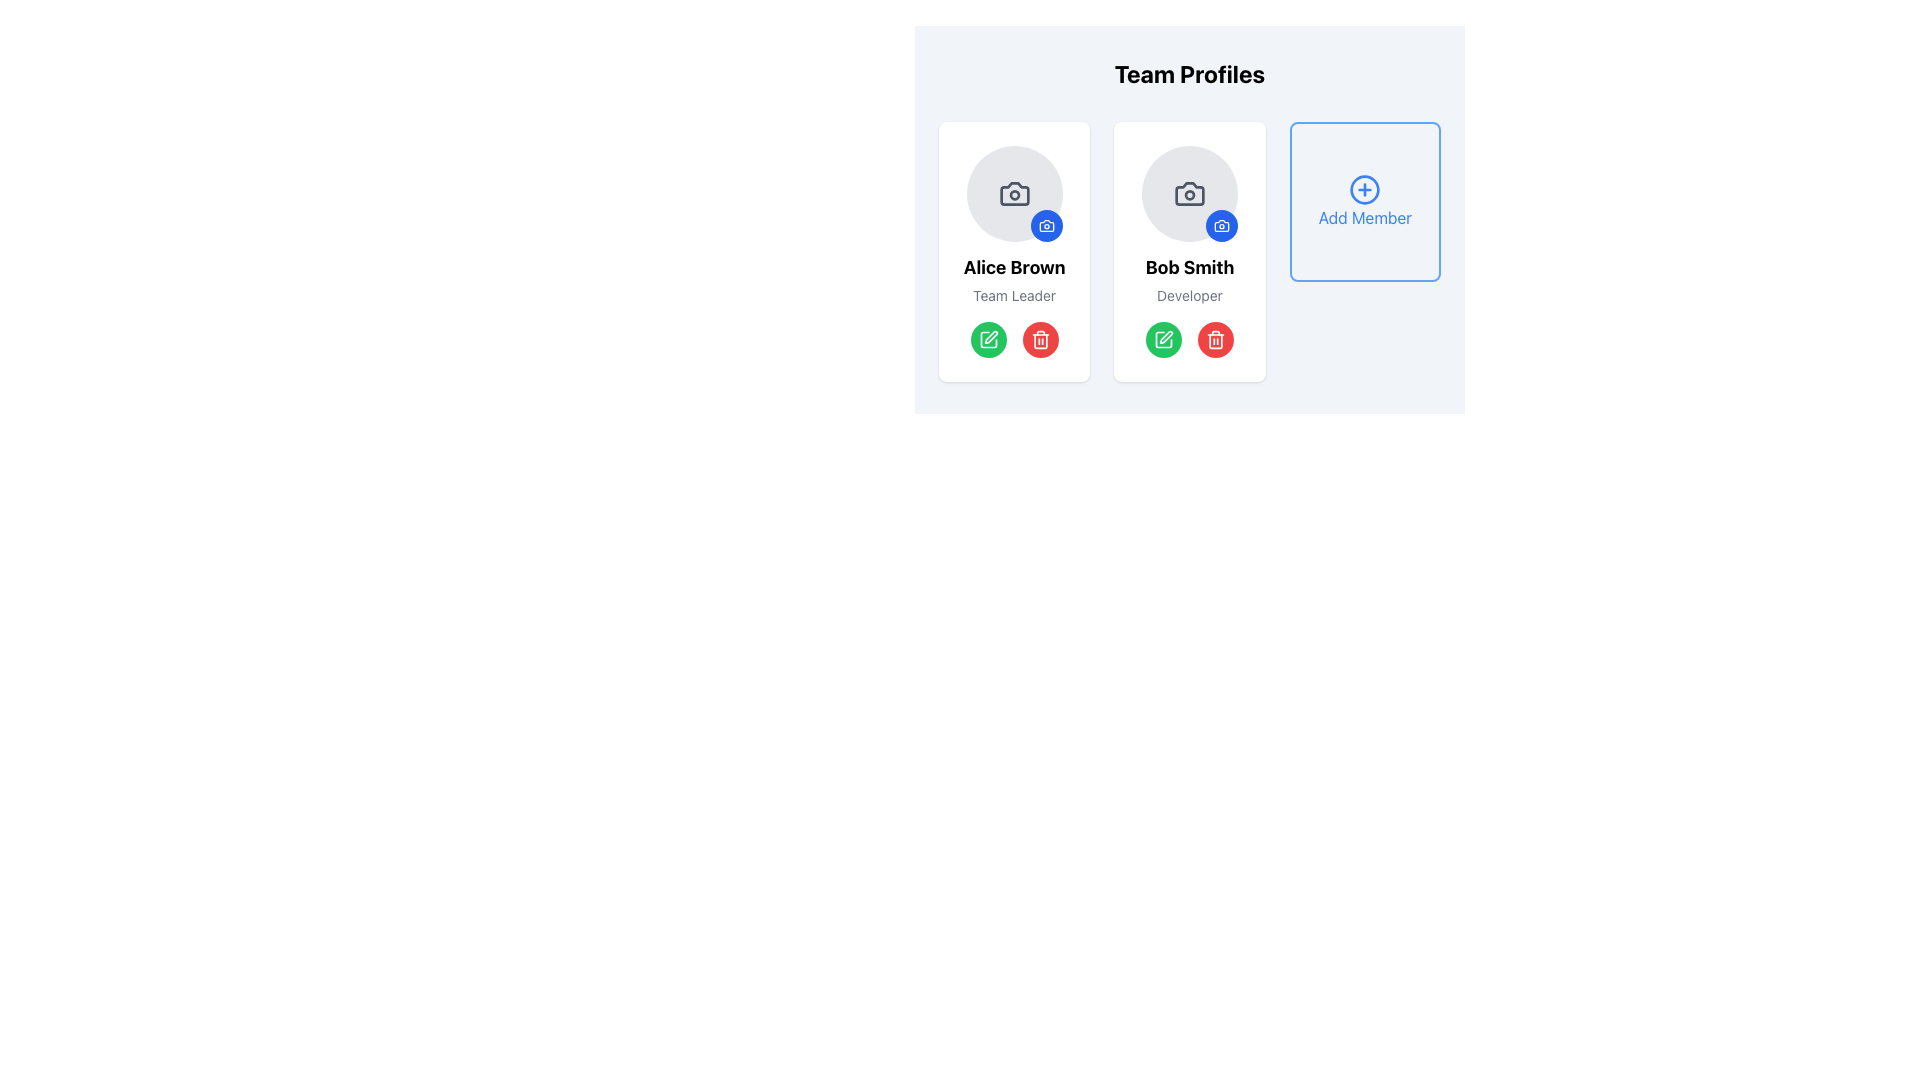 The width and height of the screenshot is (1920, 1080). What do you see at coordinates (1040, 340) in the screenshot?
I see `the trash icon button located at the bottom-right of Bob Smith's profile card` at bounding box center [1040, 340].